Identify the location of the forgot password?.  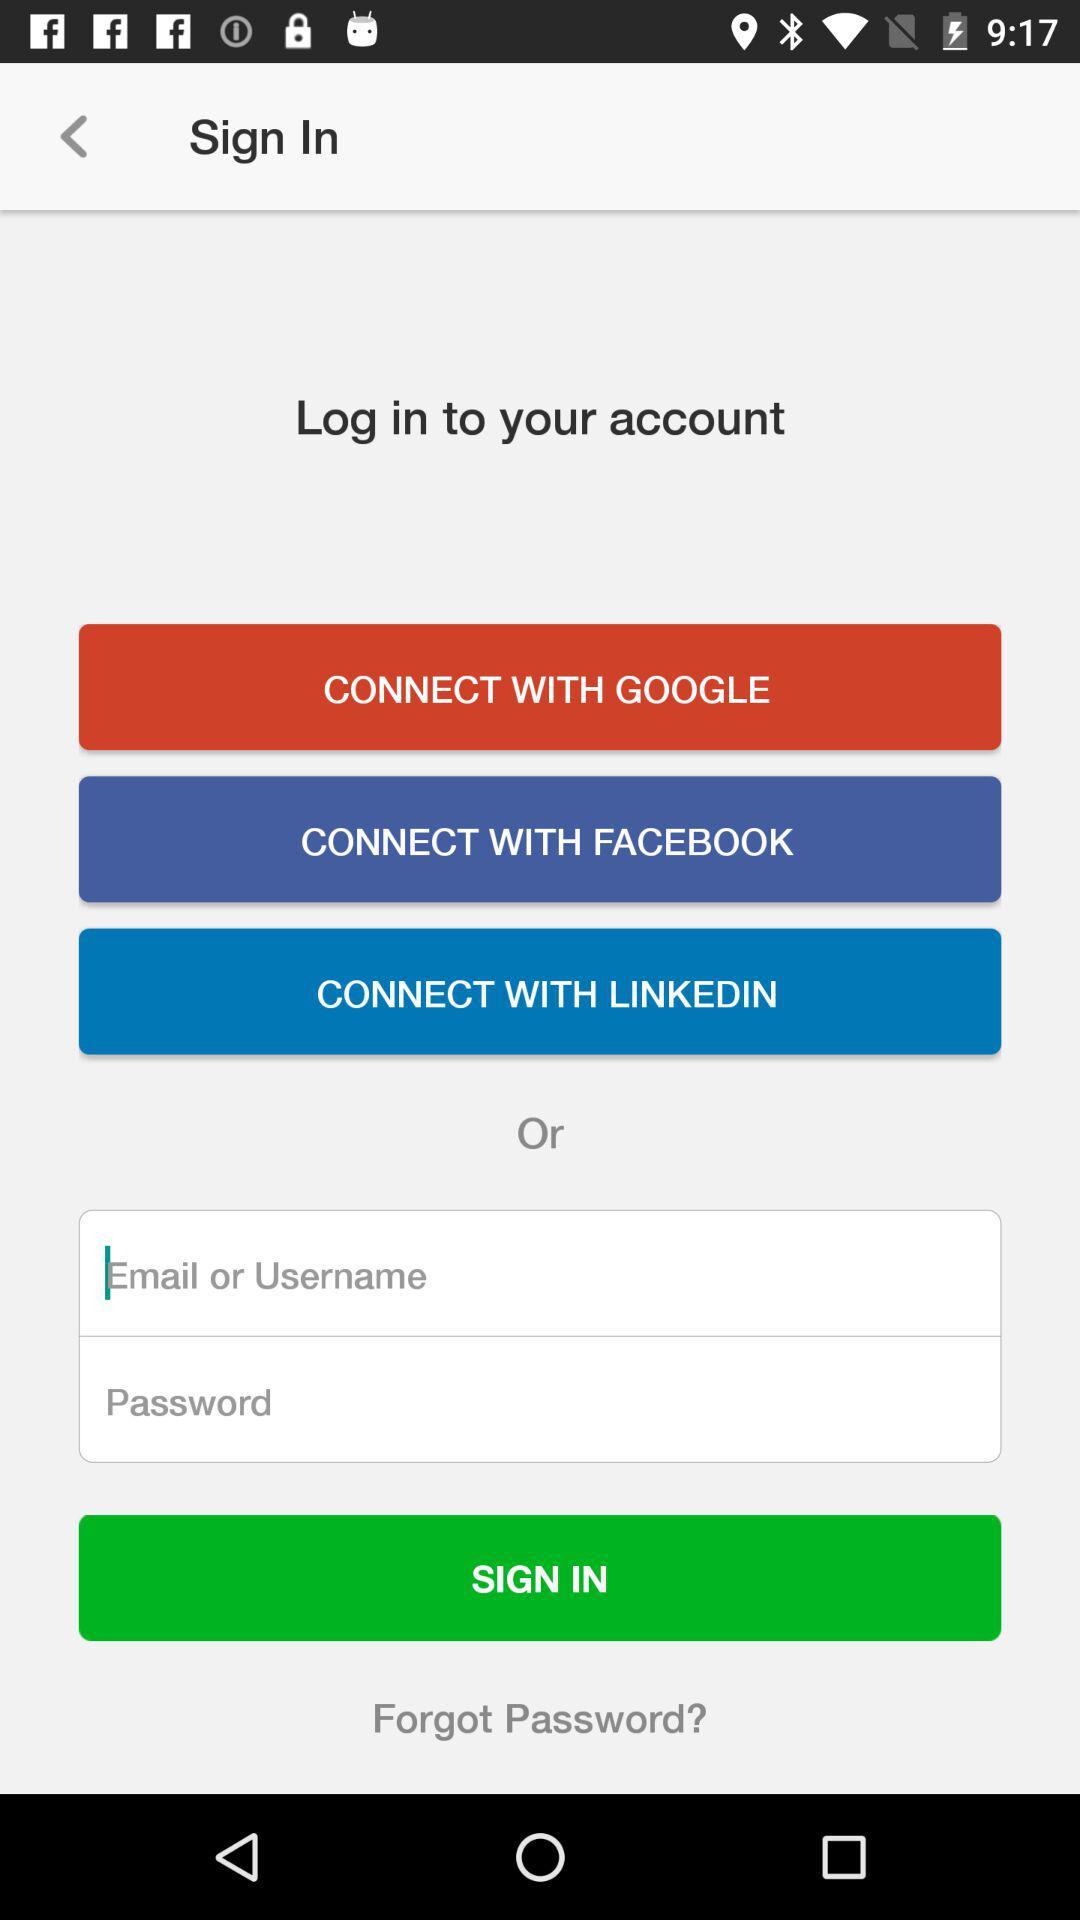
(540, 1716).